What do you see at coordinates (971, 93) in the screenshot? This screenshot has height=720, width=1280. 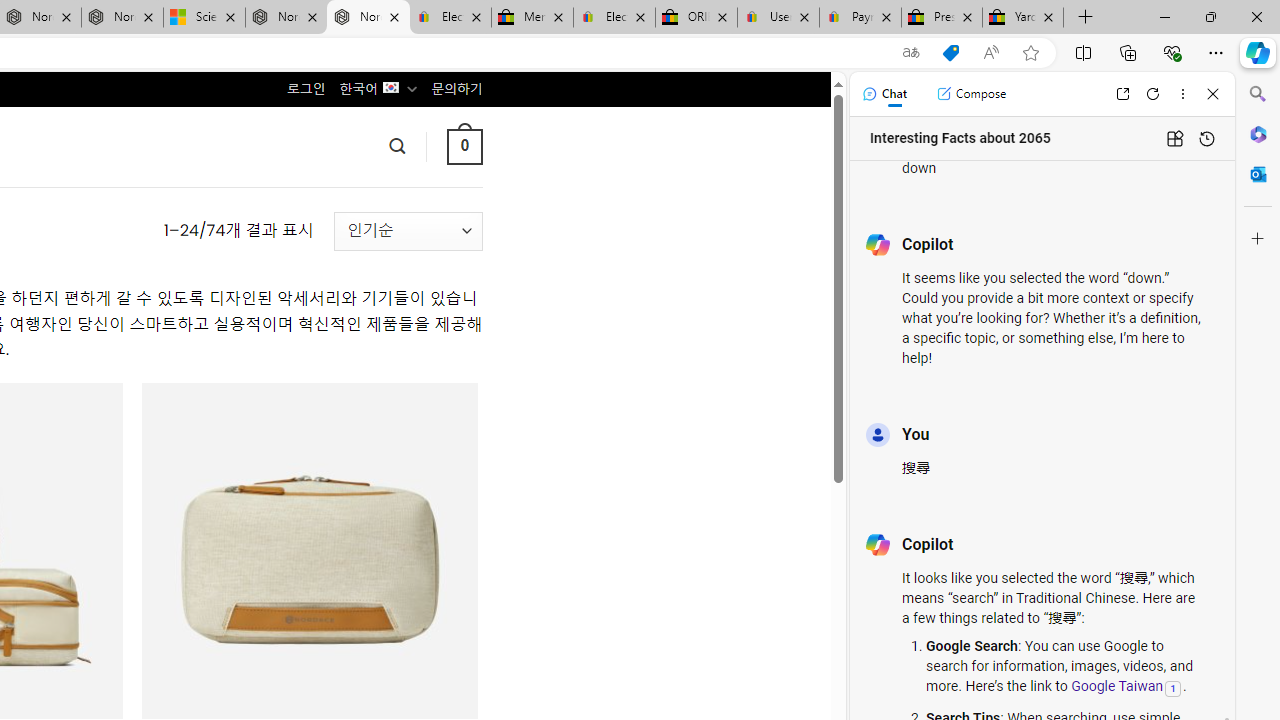 I see `'Compose'` at bounding box center [971, 93].